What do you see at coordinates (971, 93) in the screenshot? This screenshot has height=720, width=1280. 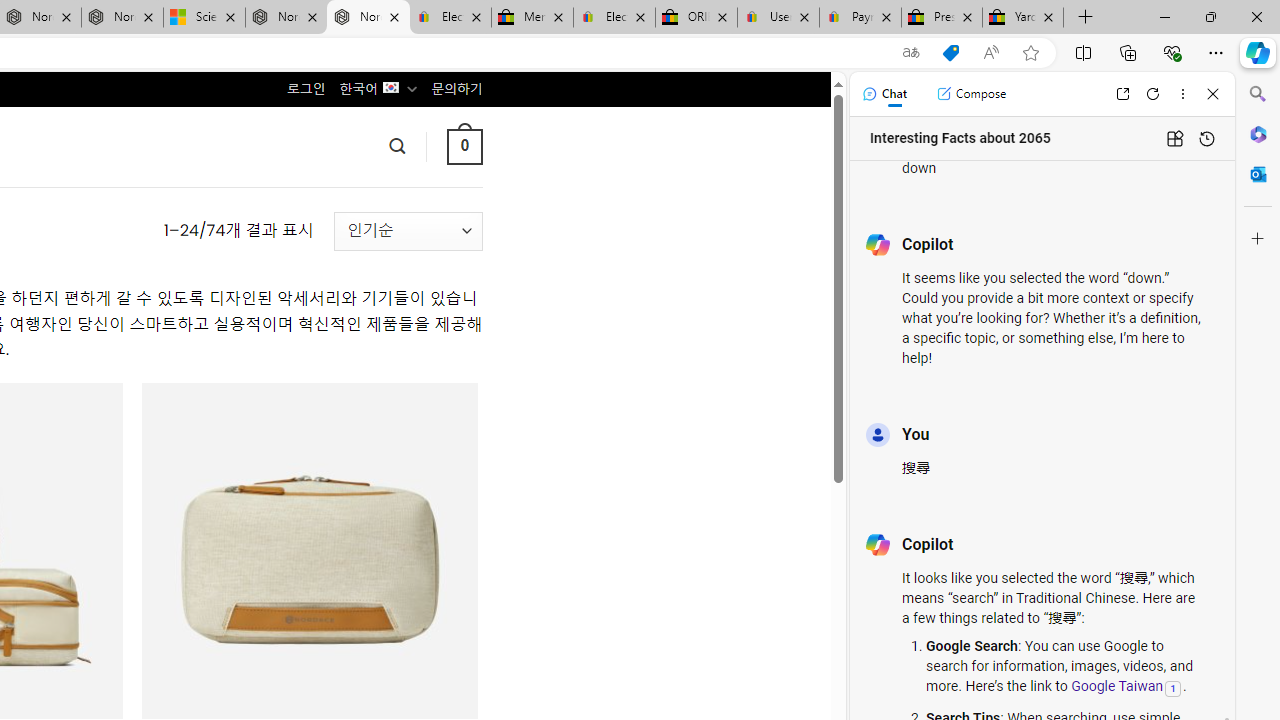 I see `'Compose'` at bounding box center [971, 93].